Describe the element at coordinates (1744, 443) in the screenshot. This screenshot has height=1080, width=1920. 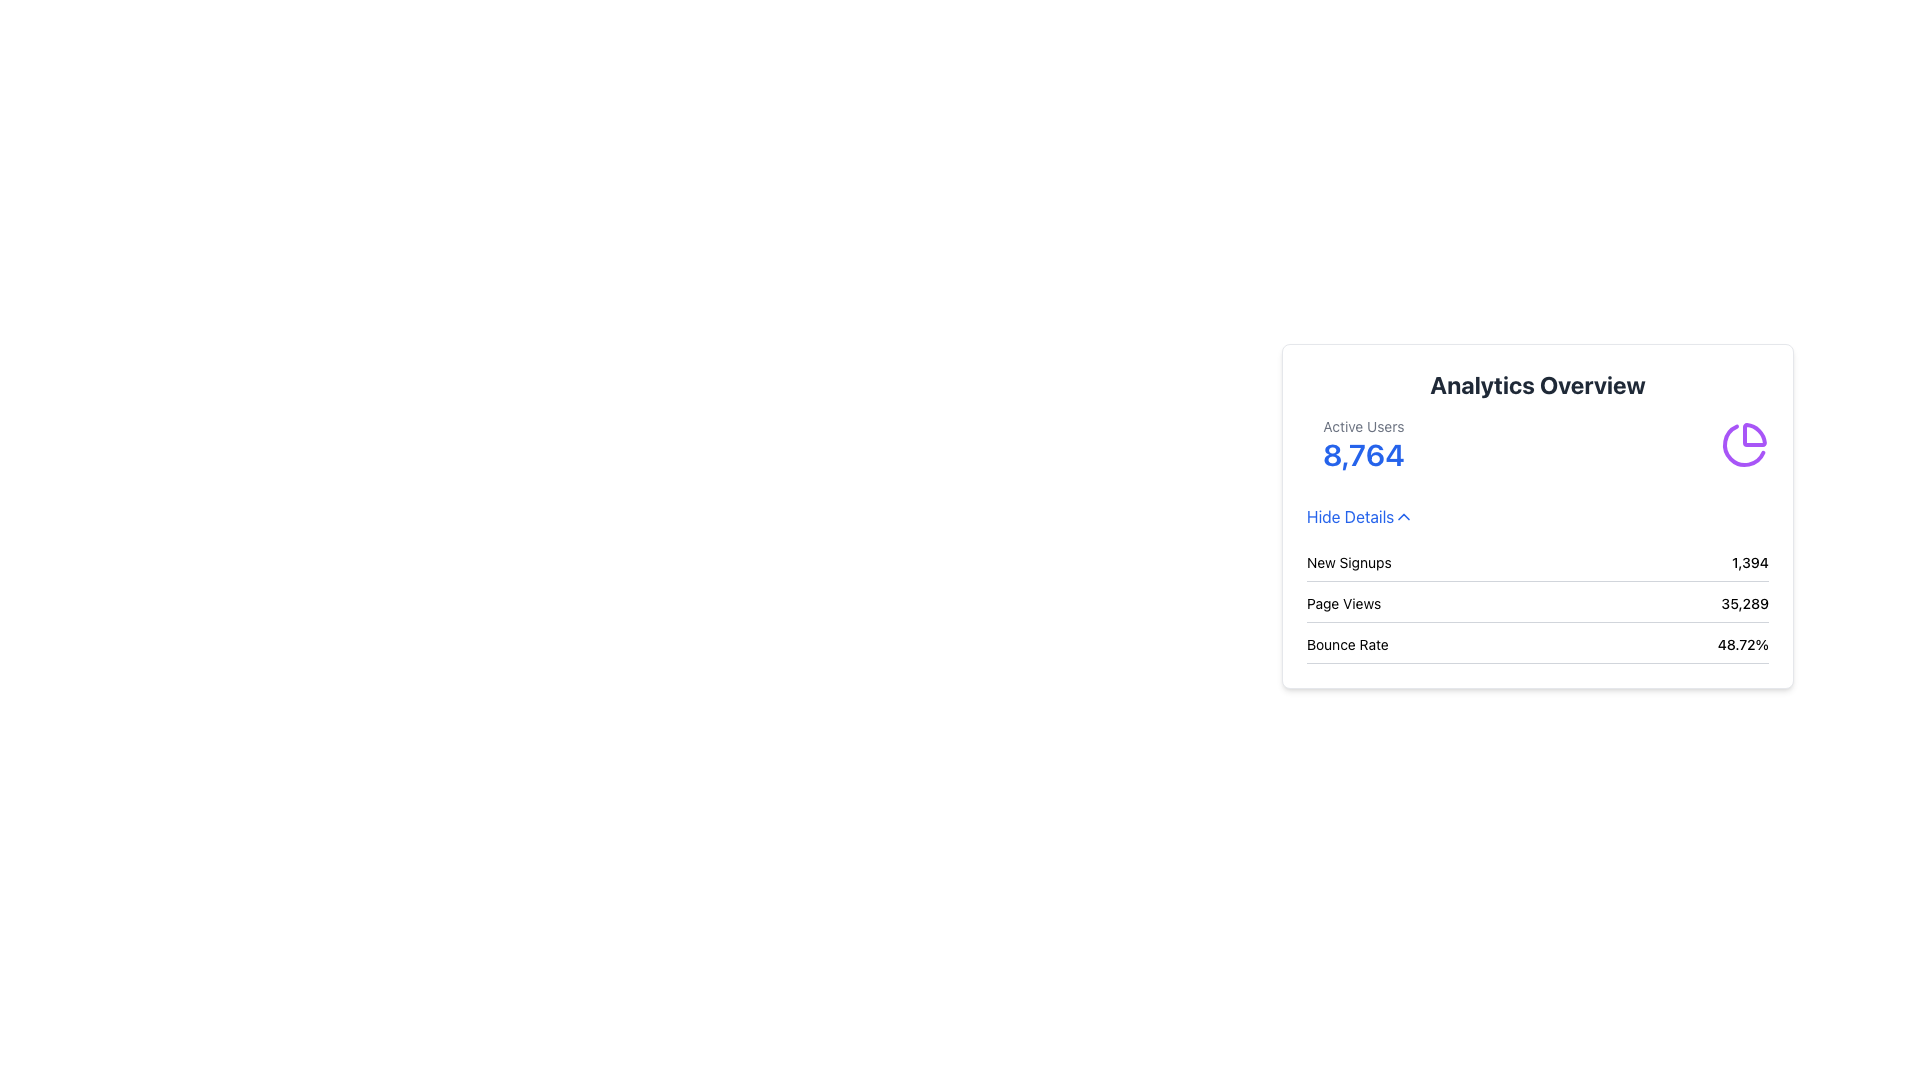
I see `the analytics icon located at the far-right corner of the 'Active Users' metric in the 'Analytics Overview' section, which signifies data visualization features` at that location.